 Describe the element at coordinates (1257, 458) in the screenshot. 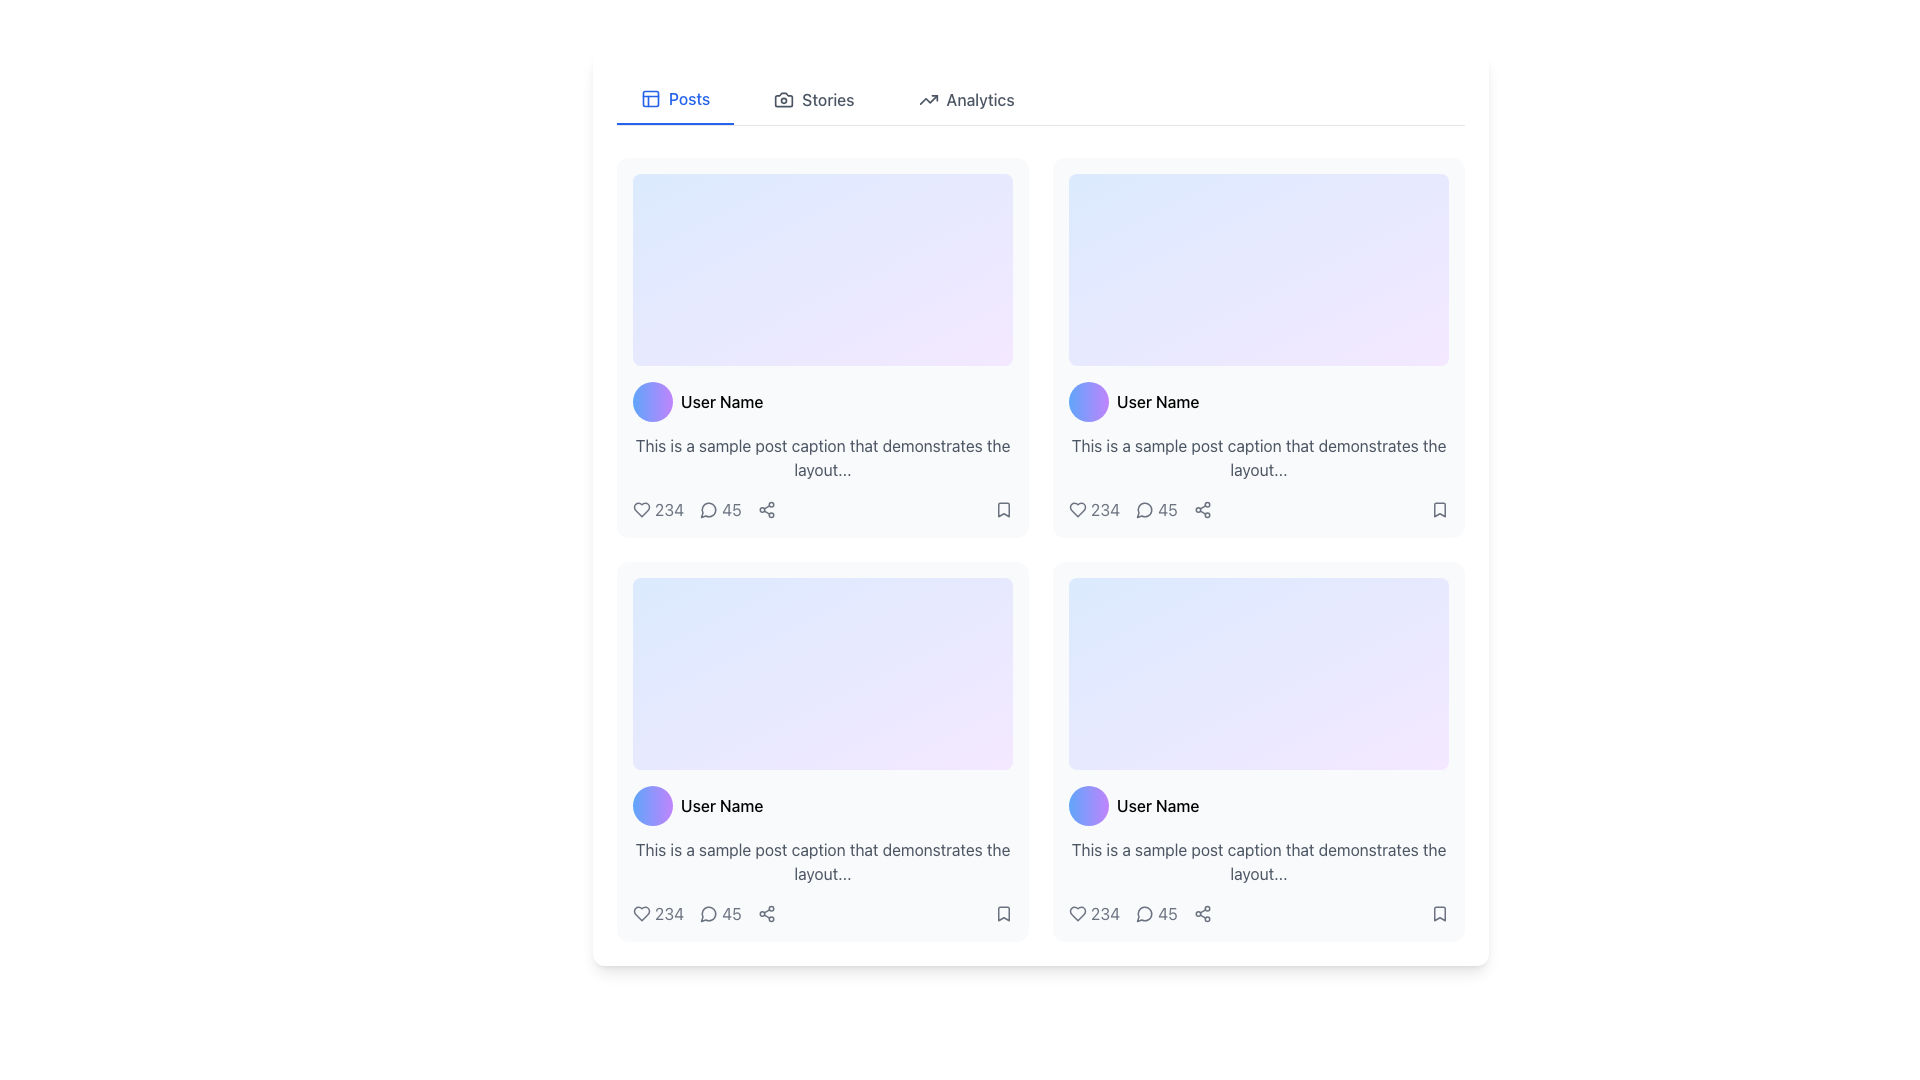

I see `the text block styled in subtle gray color that contains the caption 'This is a sample post caption that demonstrates the layout...', located below the username and above the interaction statistics in the top-right card` at that location.